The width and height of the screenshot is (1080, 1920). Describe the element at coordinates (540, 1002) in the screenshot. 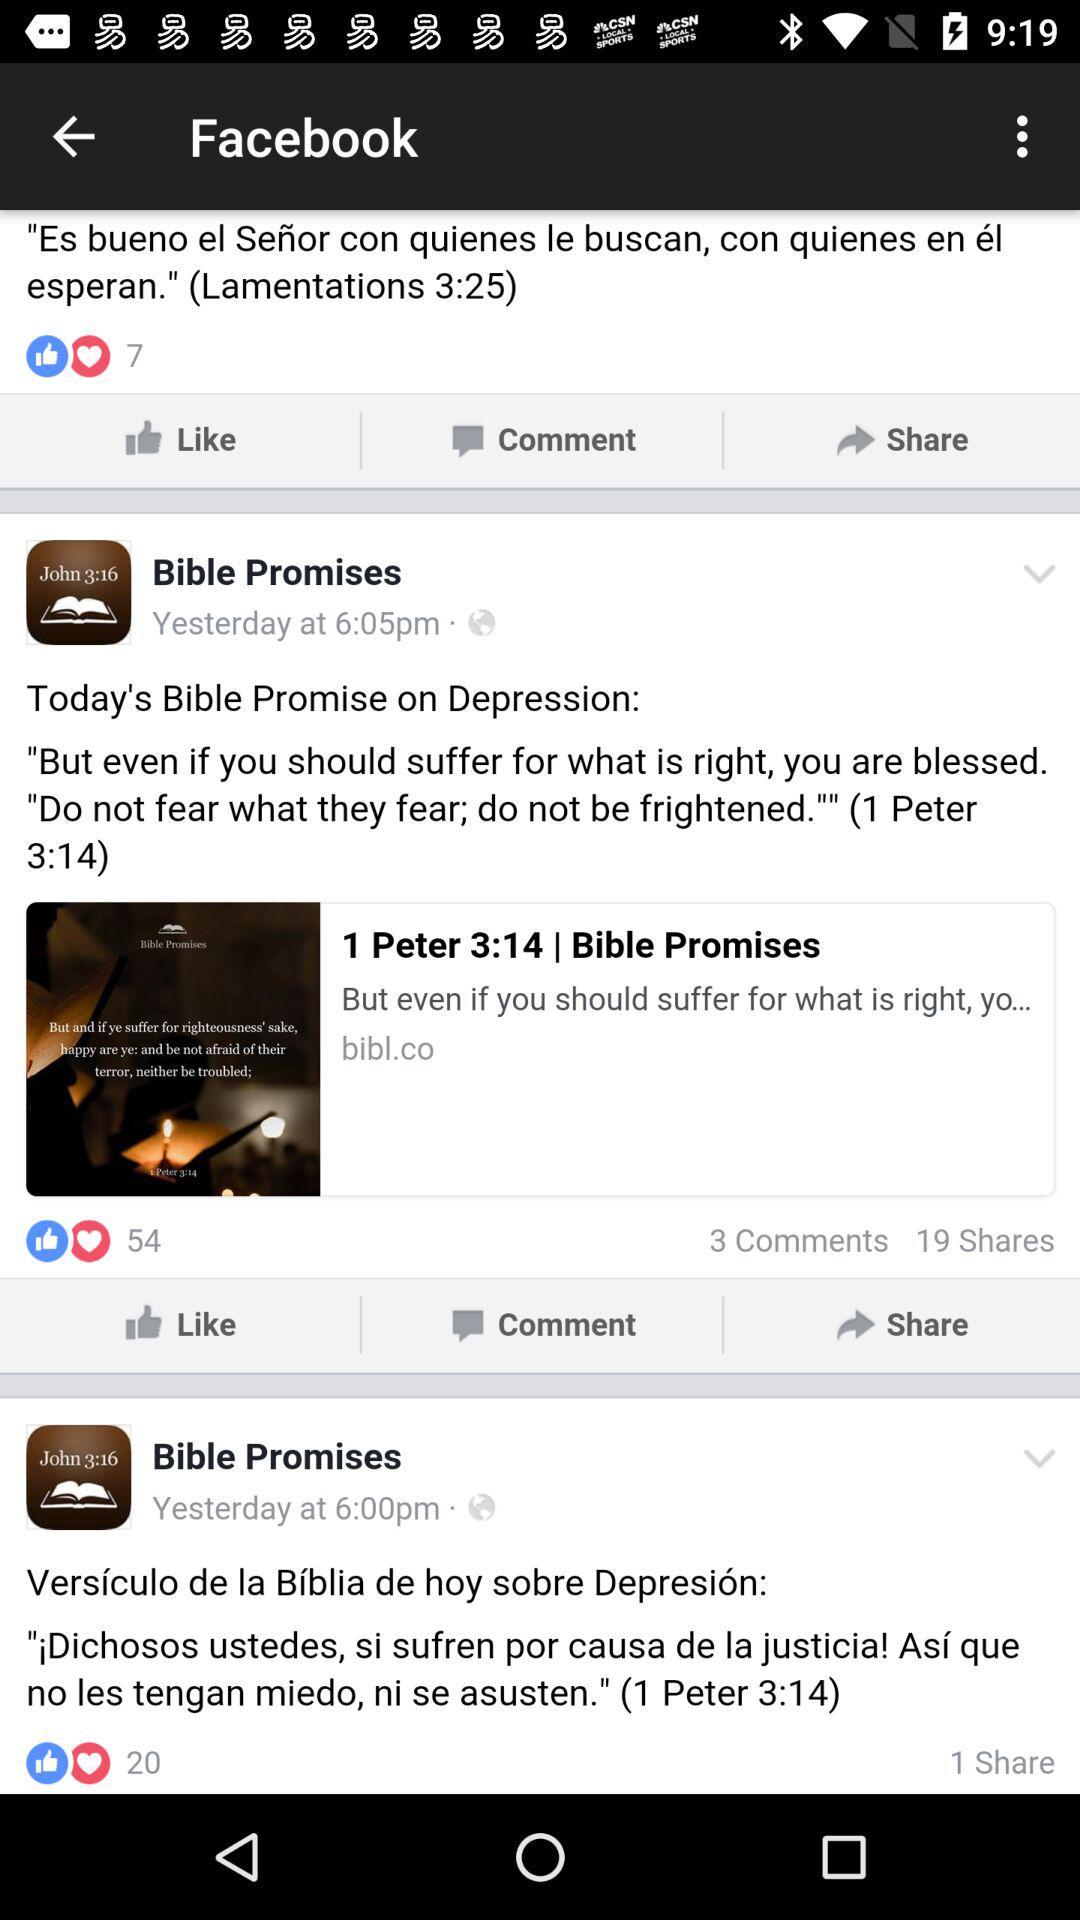

I see `facebook page screen botton` at that location.